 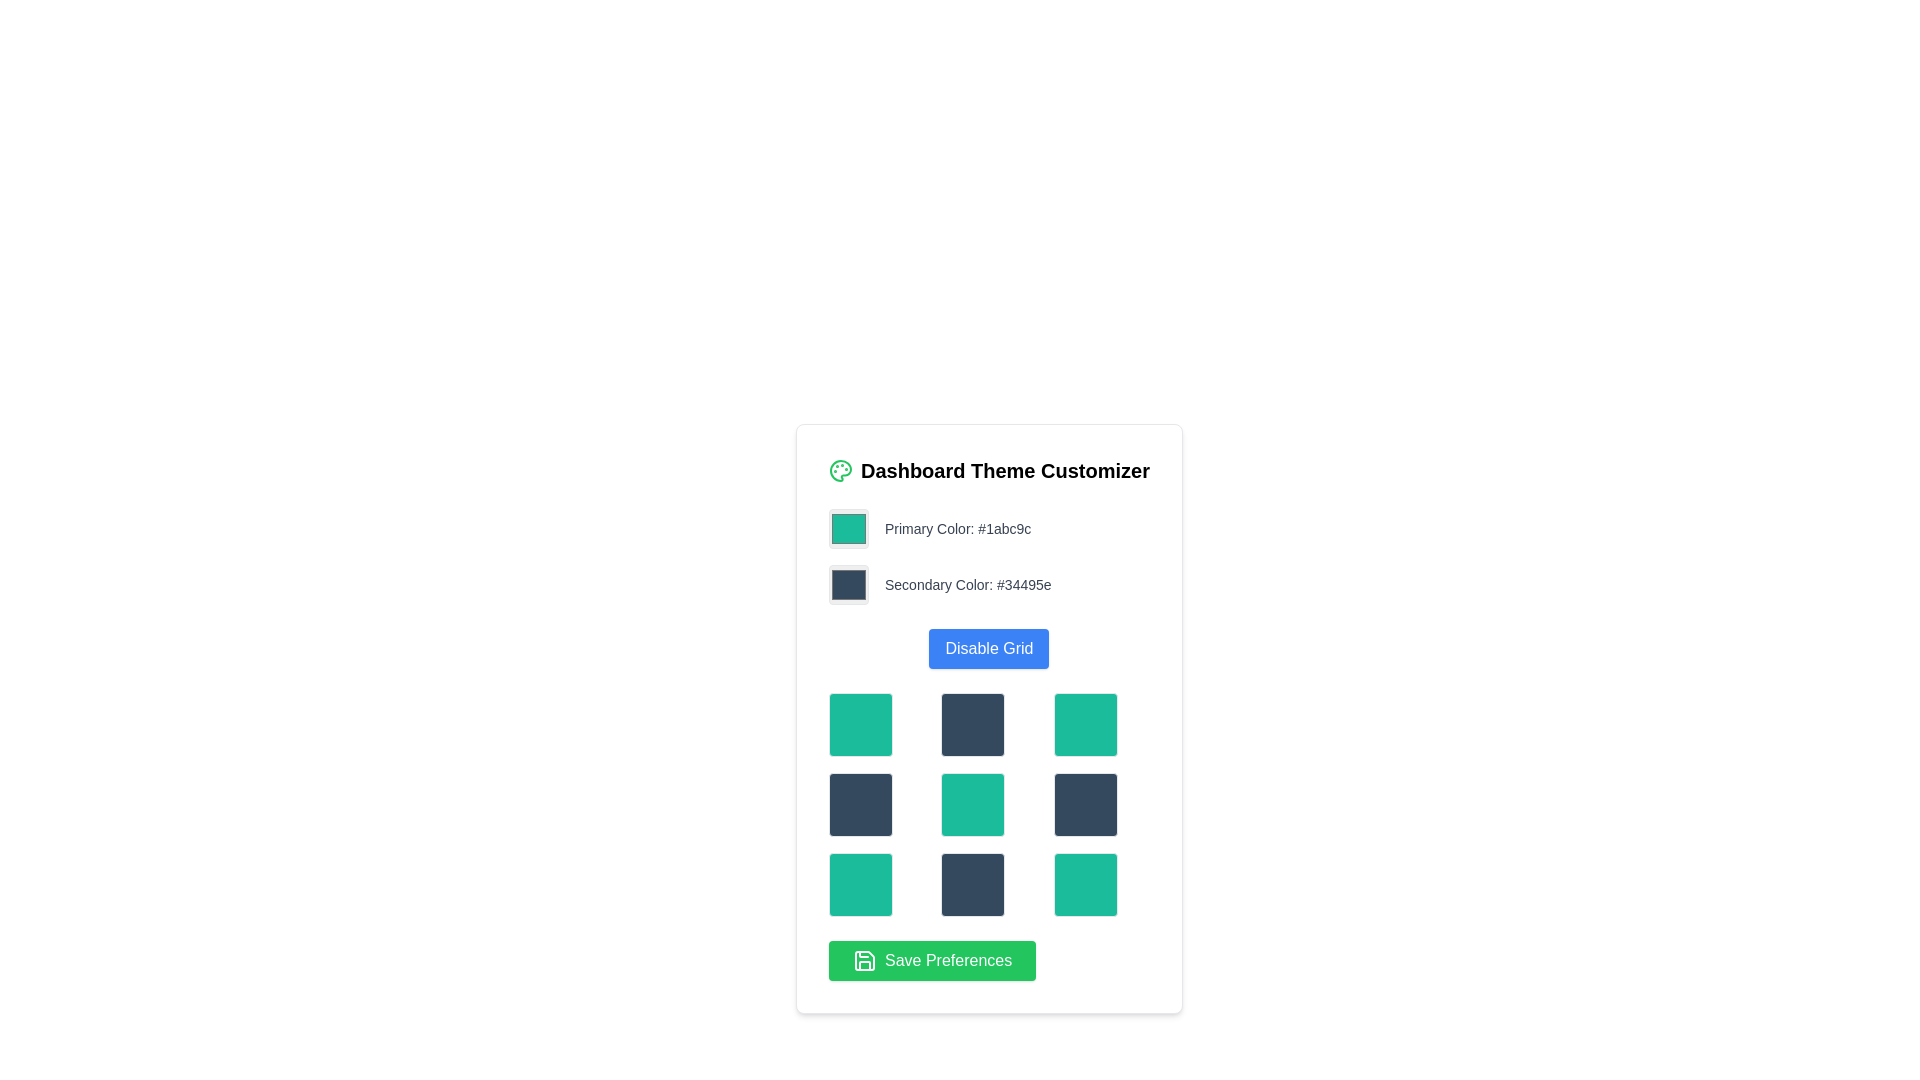 I want to click on the sixth selectable grid cell in the color selection grid, so click(x=1084, y=804).